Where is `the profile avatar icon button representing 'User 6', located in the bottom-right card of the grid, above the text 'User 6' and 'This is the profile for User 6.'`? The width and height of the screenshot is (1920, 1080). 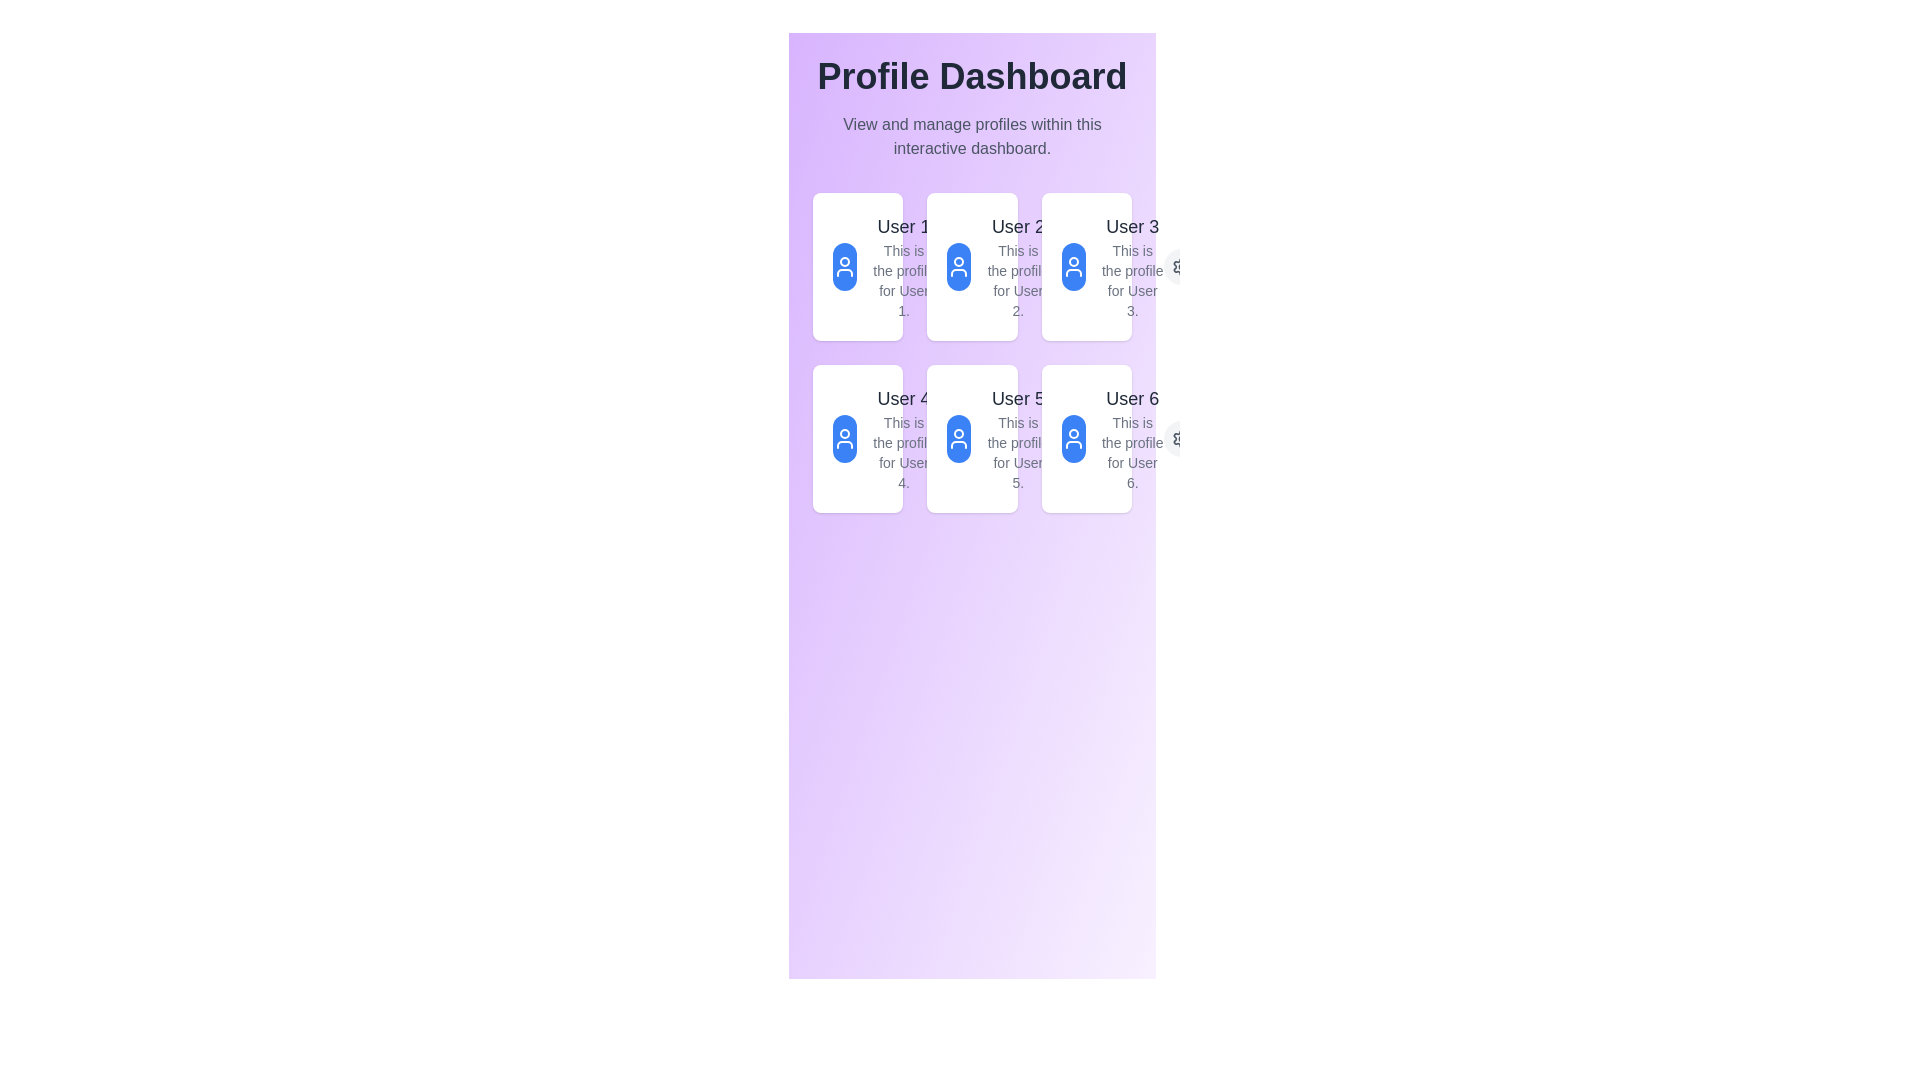 the profile avatar icon button representing 'User 6', located in the bottom-right card of the grid, above the text 'User 6' and 'This is the profile for User 6.' is located at coordinates (1072, 438).